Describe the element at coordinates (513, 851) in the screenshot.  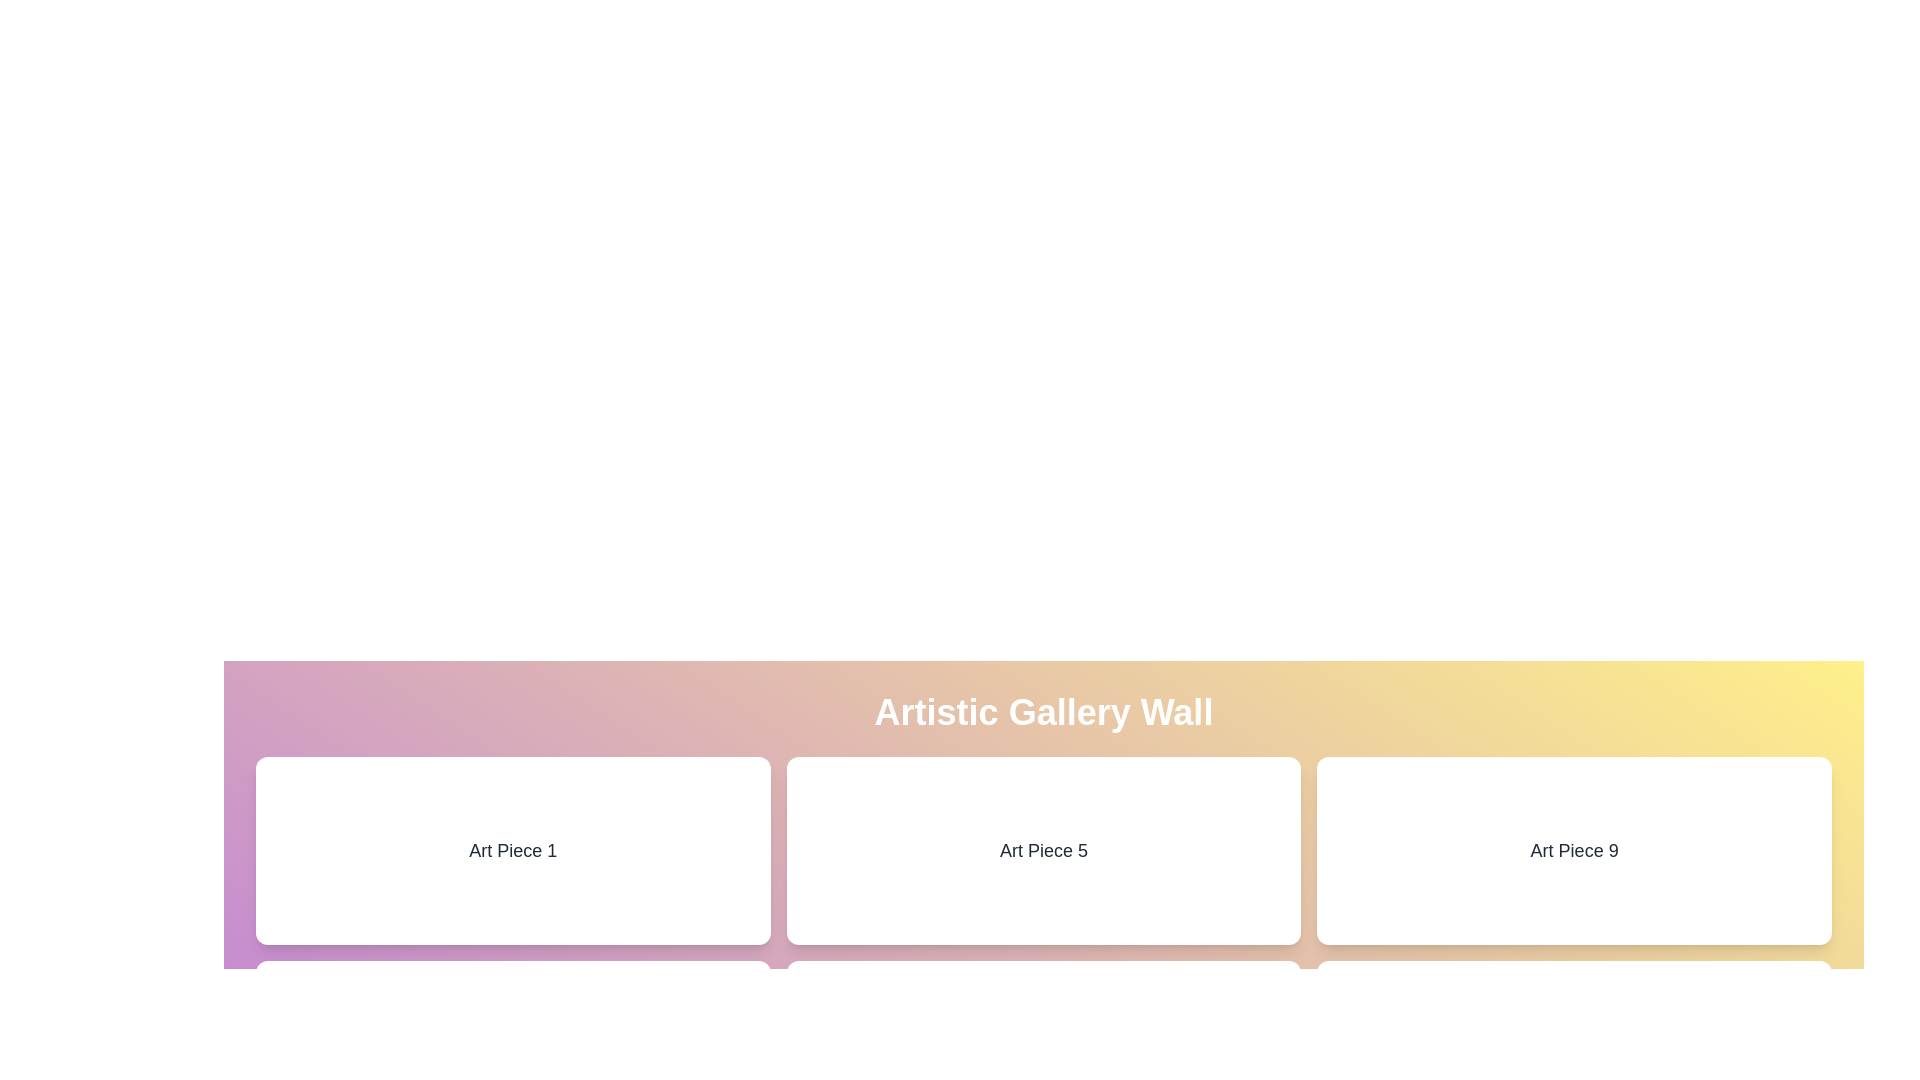
I see `the first card in the grid layout, which displays 'Art Piece 1' in a medium-sized dark font against a gradient background` at that location.